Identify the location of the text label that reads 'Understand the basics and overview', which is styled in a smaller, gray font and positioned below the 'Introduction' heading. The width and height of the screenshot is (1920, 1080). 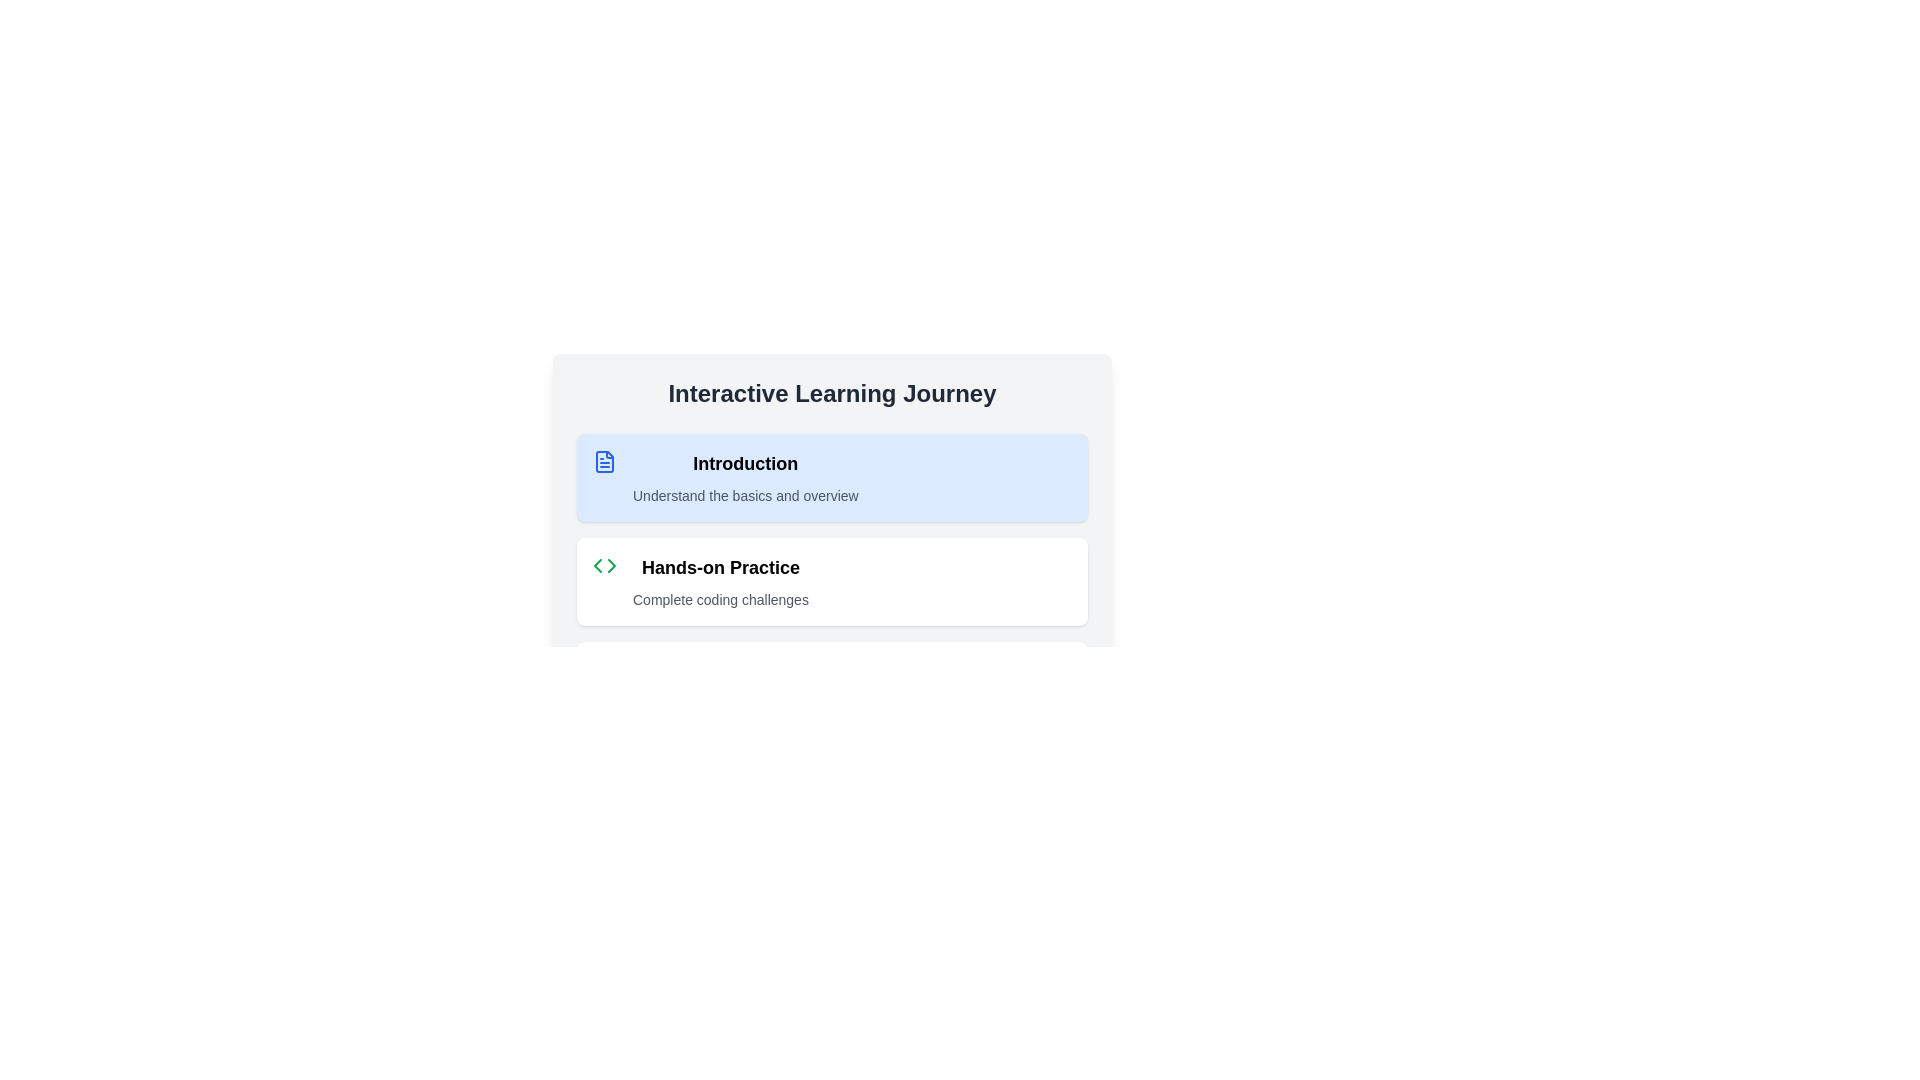
(744, 495).